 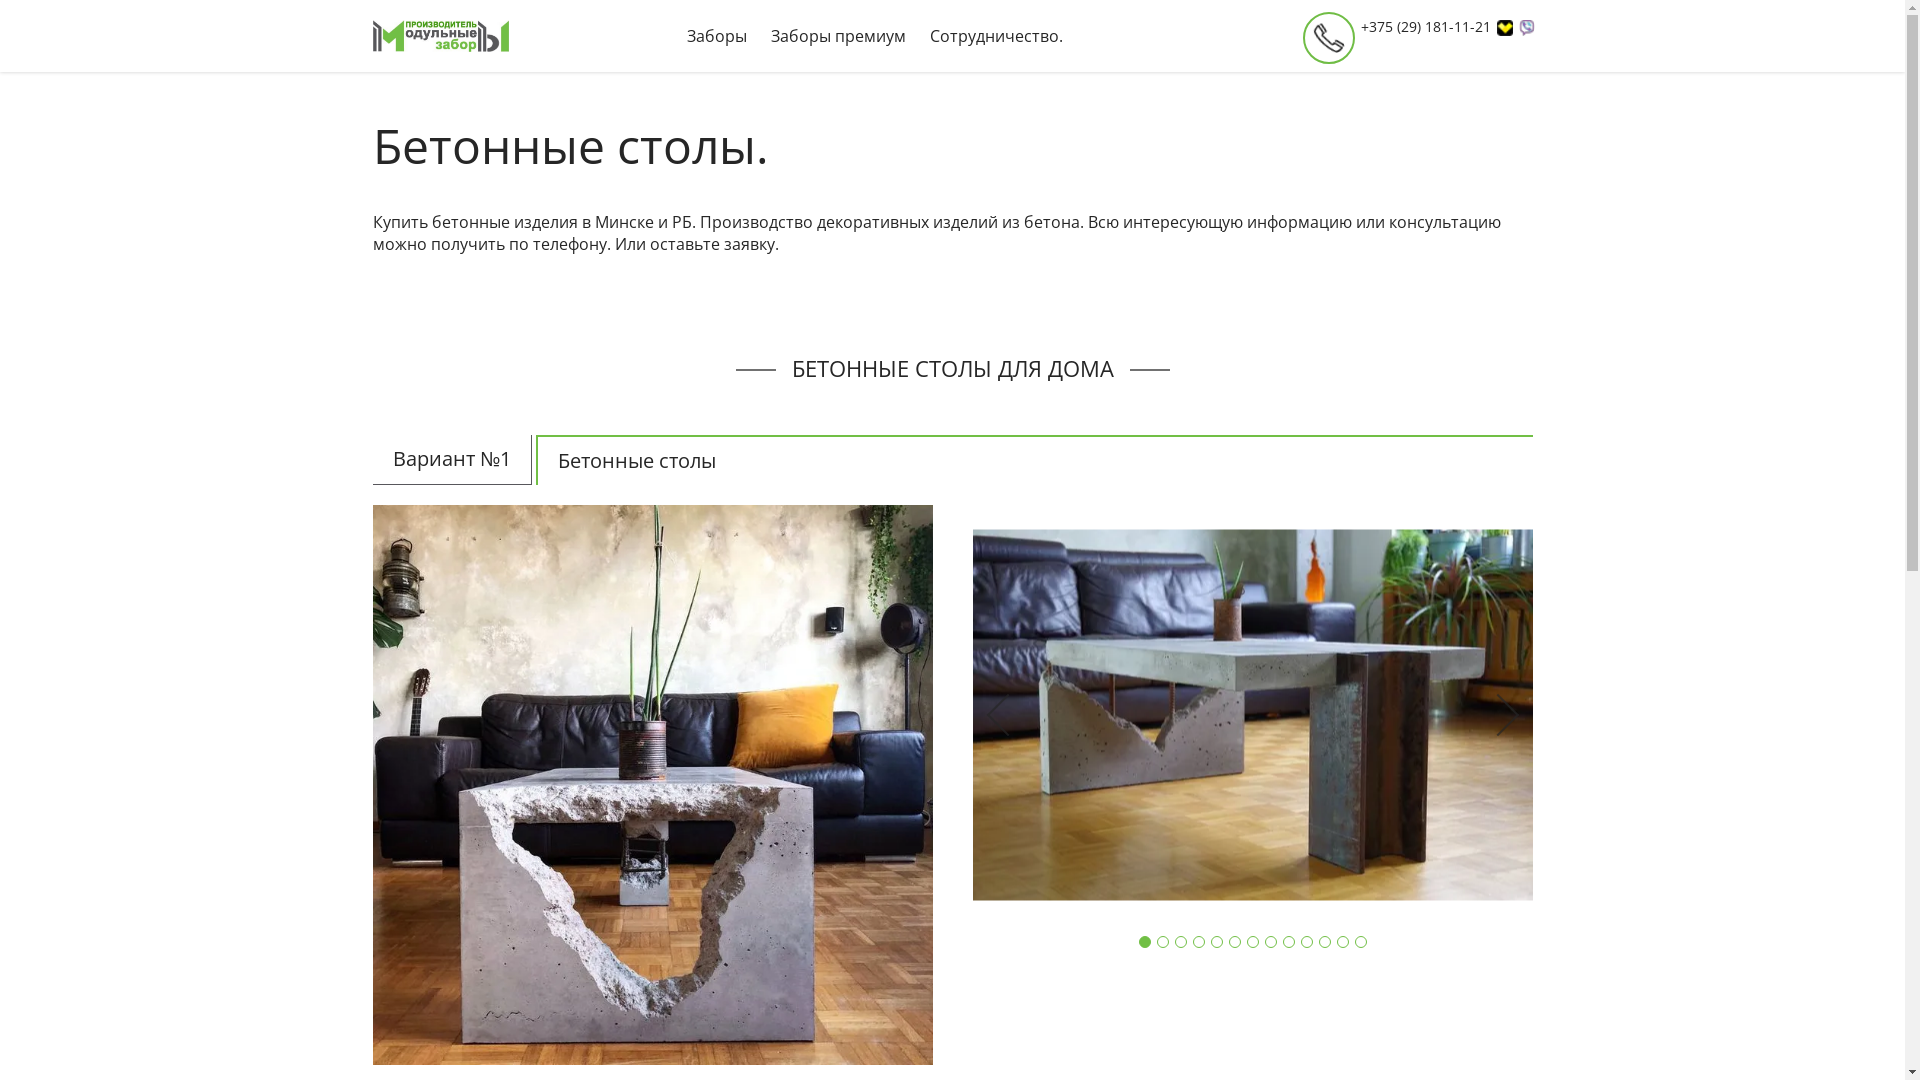 I want to click on '+375 (29) 181-11-21', so click(x=1434, y=27).